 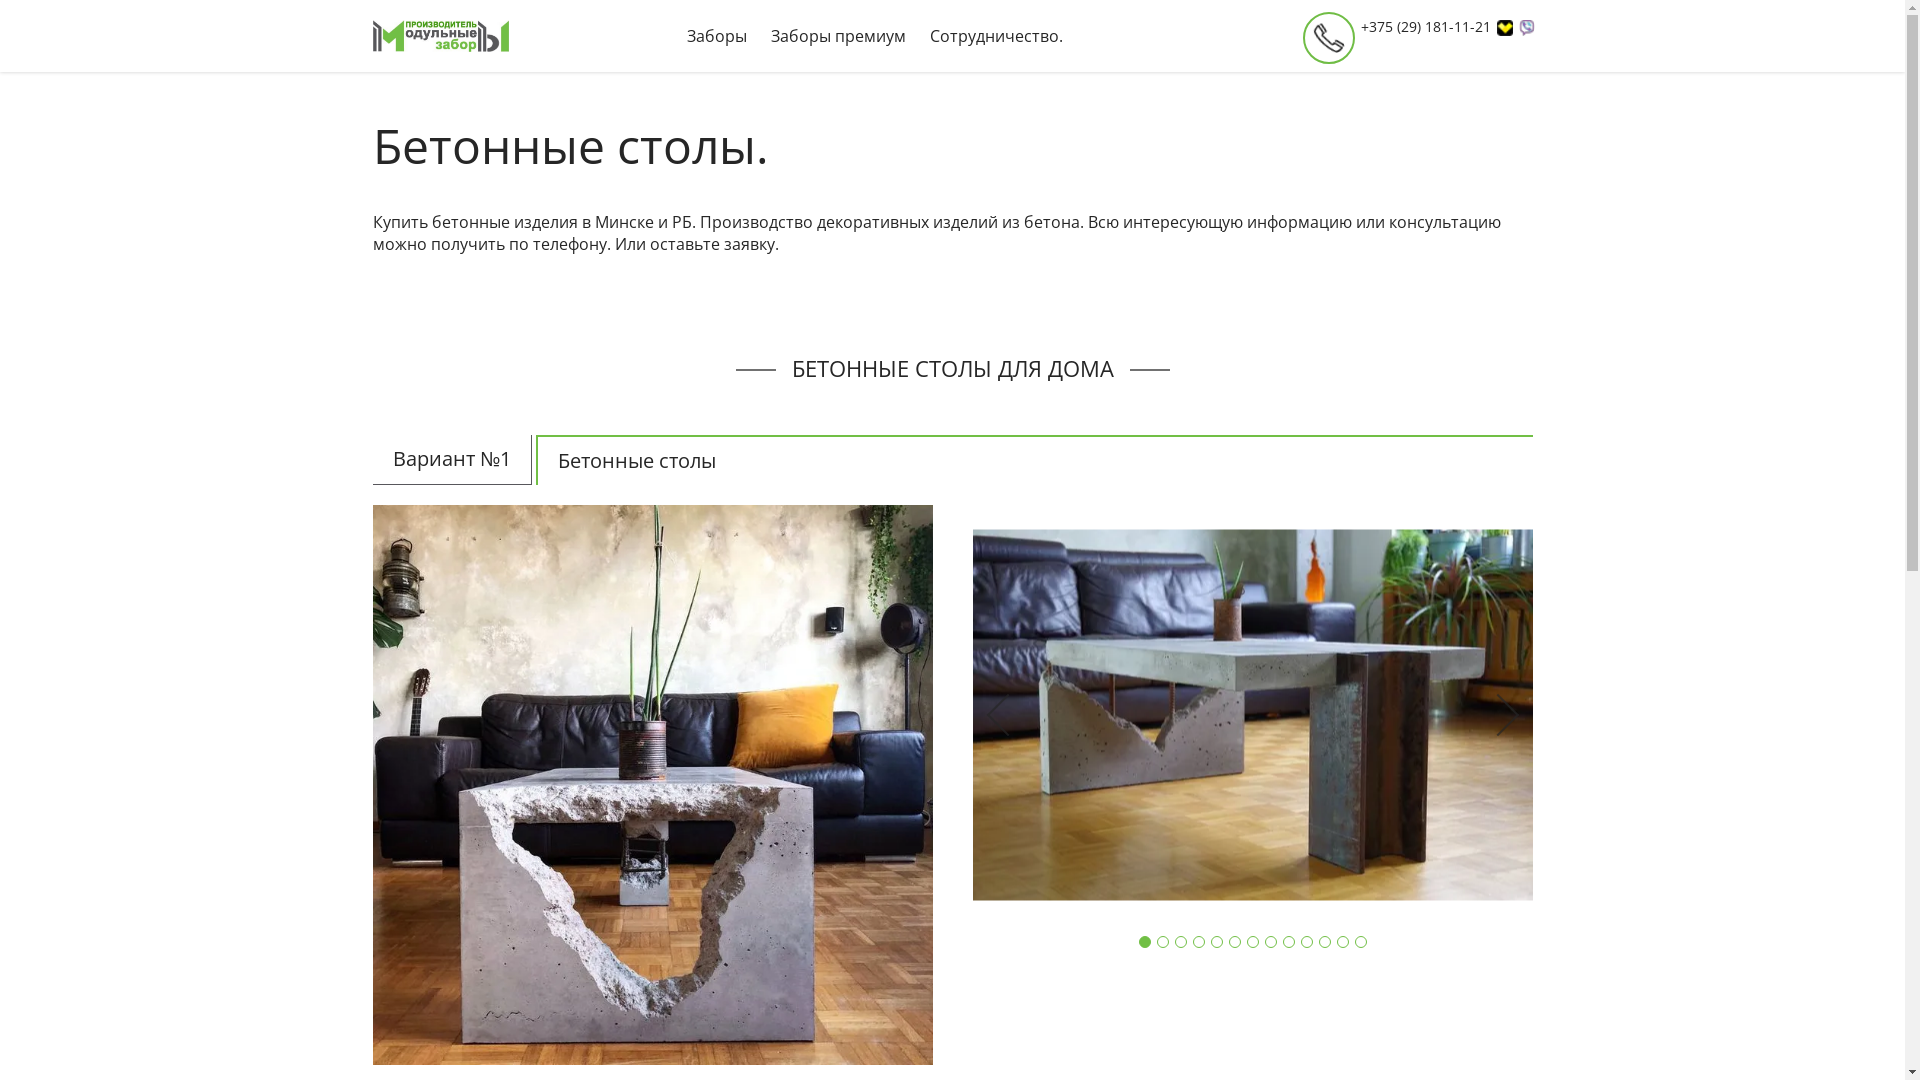 I want to click on '+375 (29) 181-11-21', so click(x=1434, y=27).